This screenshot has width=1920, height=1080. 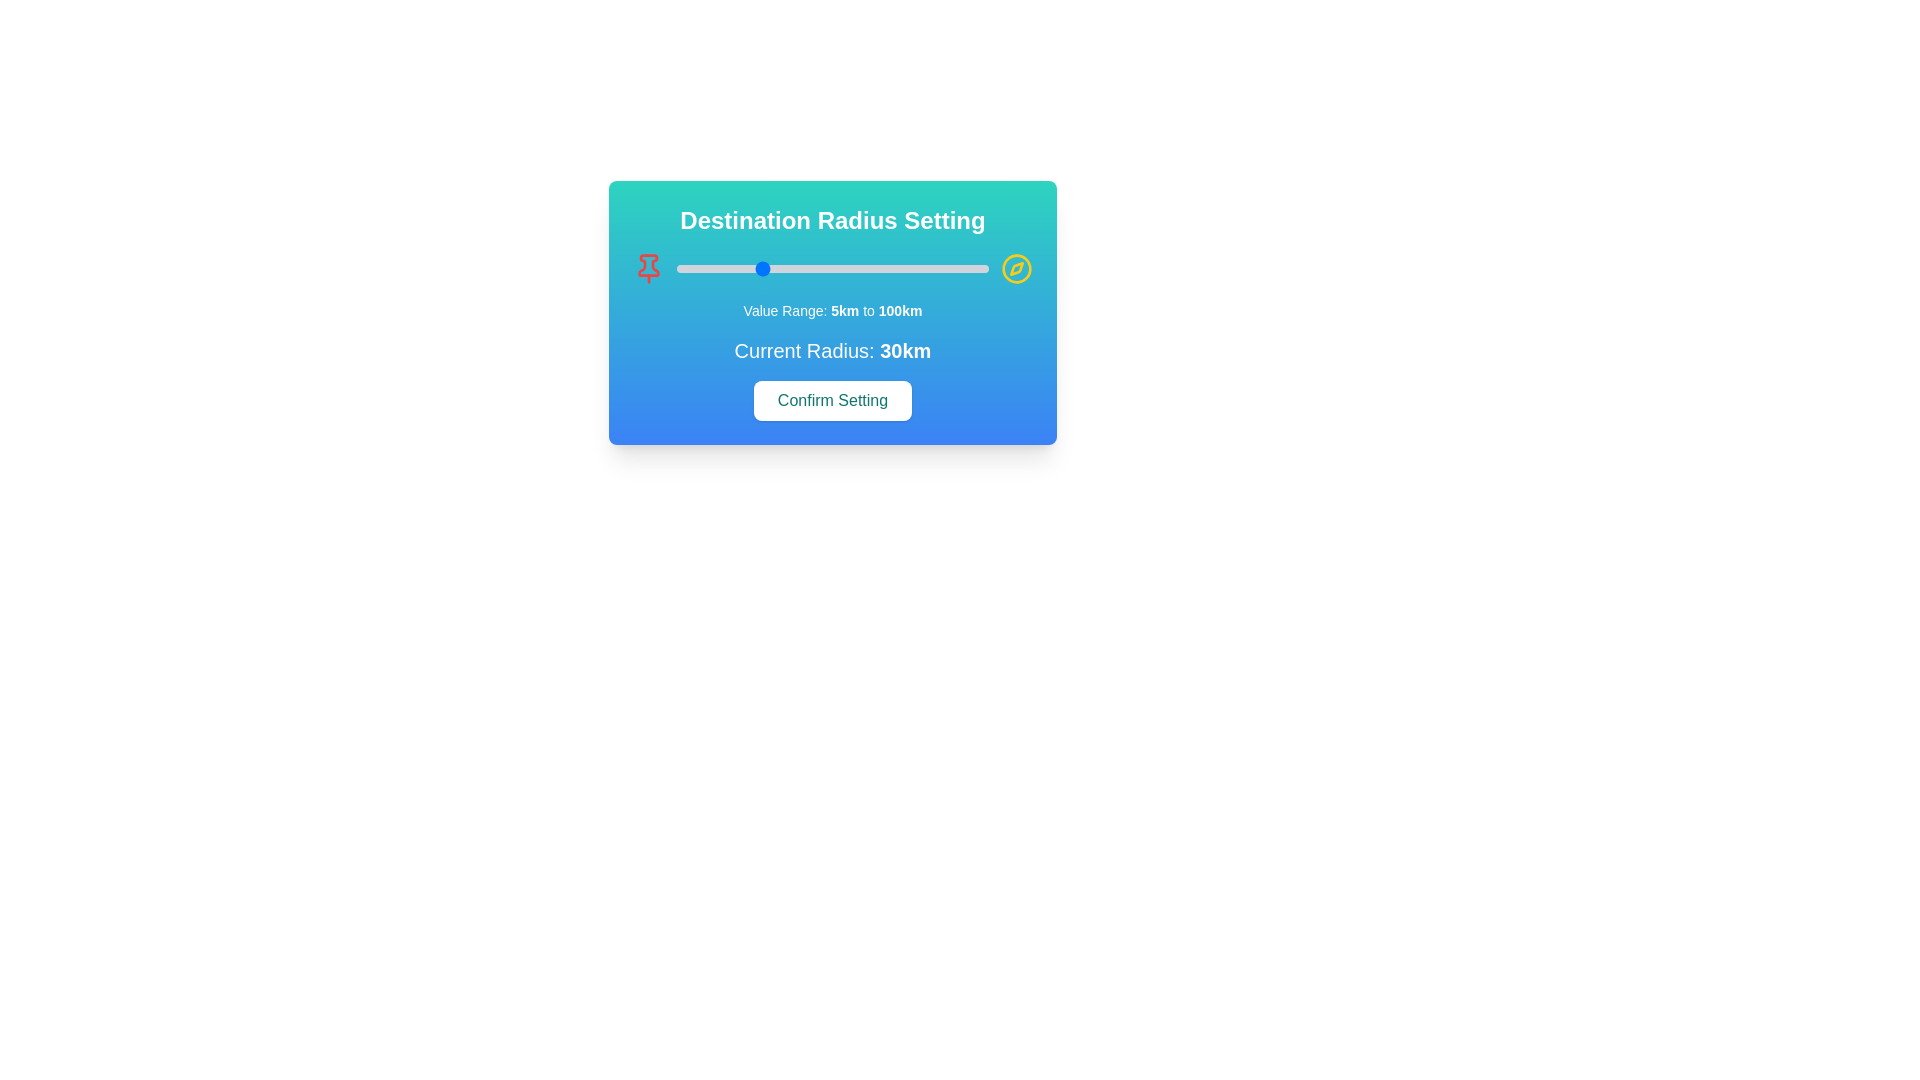 I want to click on the radius slider to set the radius to 78 km, so click(x=915, y=268).